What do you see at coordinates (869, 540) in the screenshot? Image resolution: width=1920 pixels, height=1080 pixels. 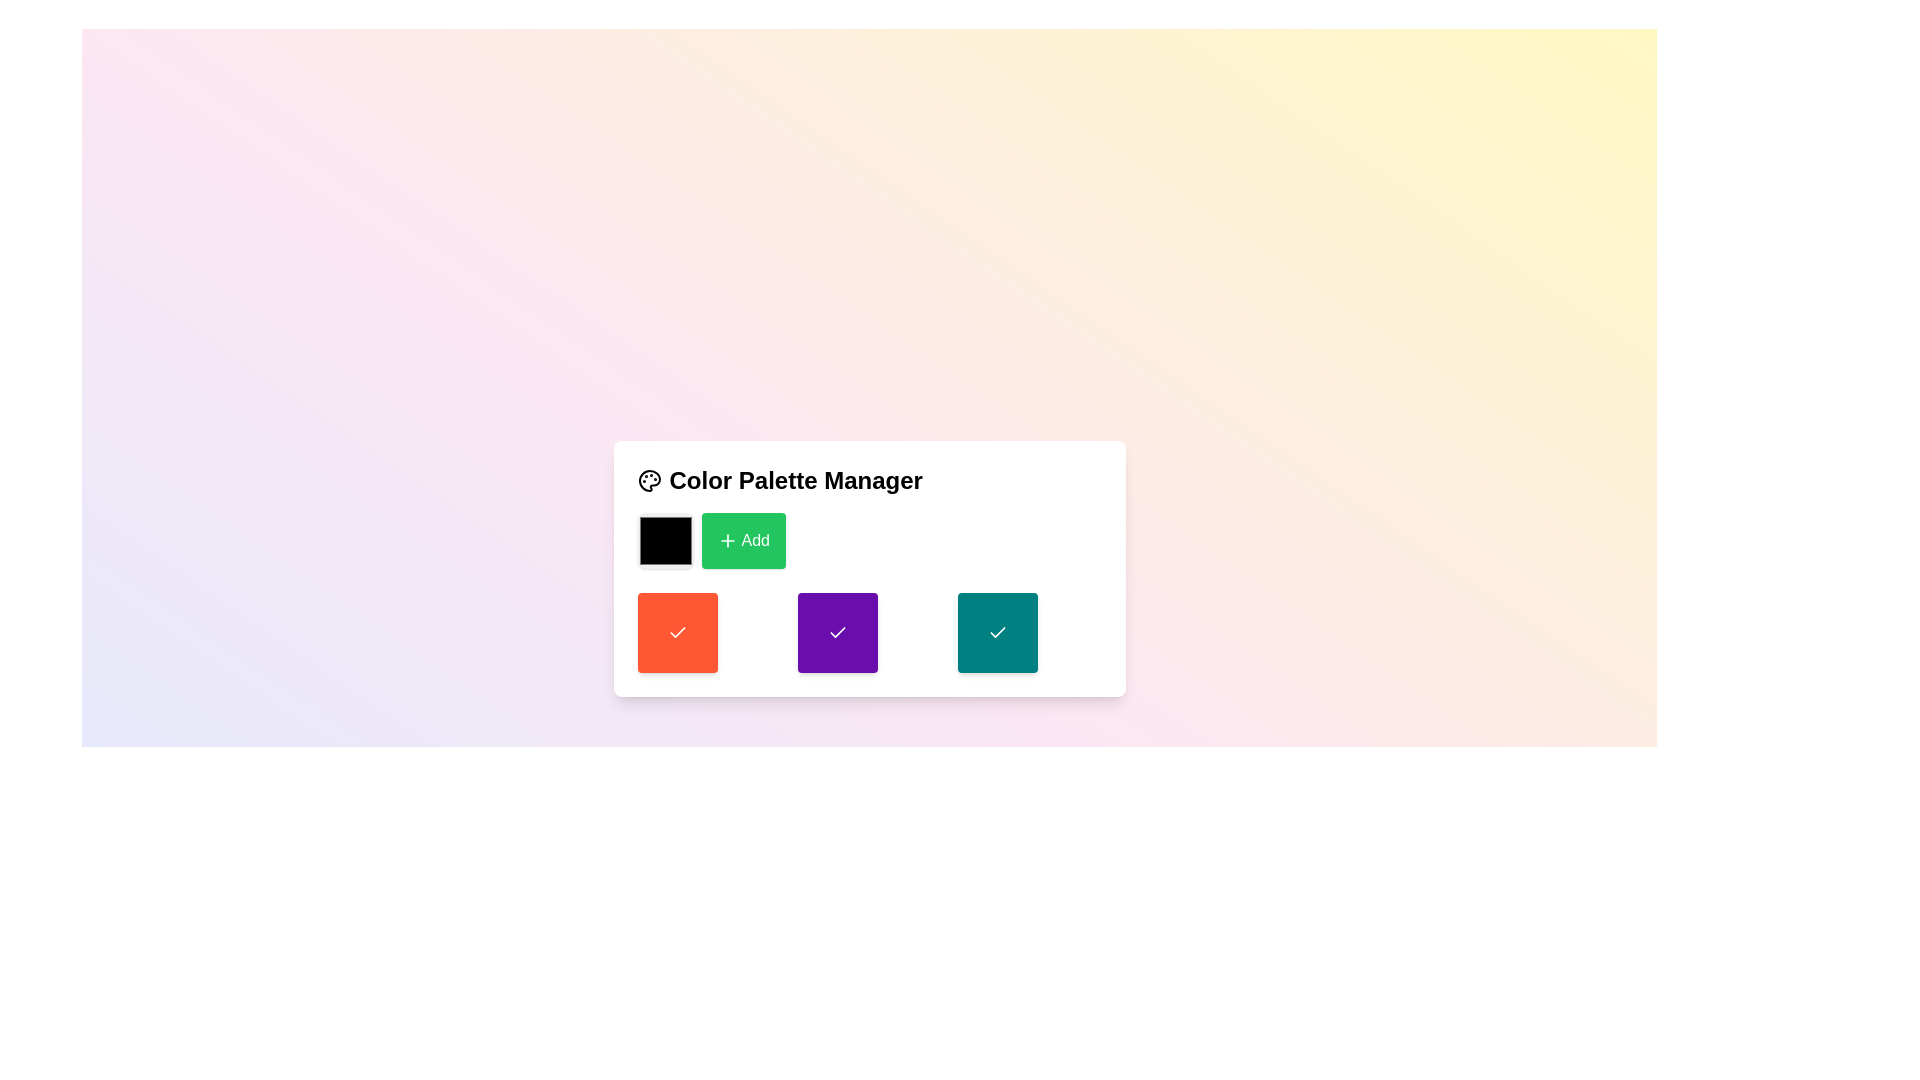 I see `the 'Add' button in the Horizontal Row with Interactive Button located in the 'Color Palette Manager' card to observe the hover effect` at bounding box center [869, 540].